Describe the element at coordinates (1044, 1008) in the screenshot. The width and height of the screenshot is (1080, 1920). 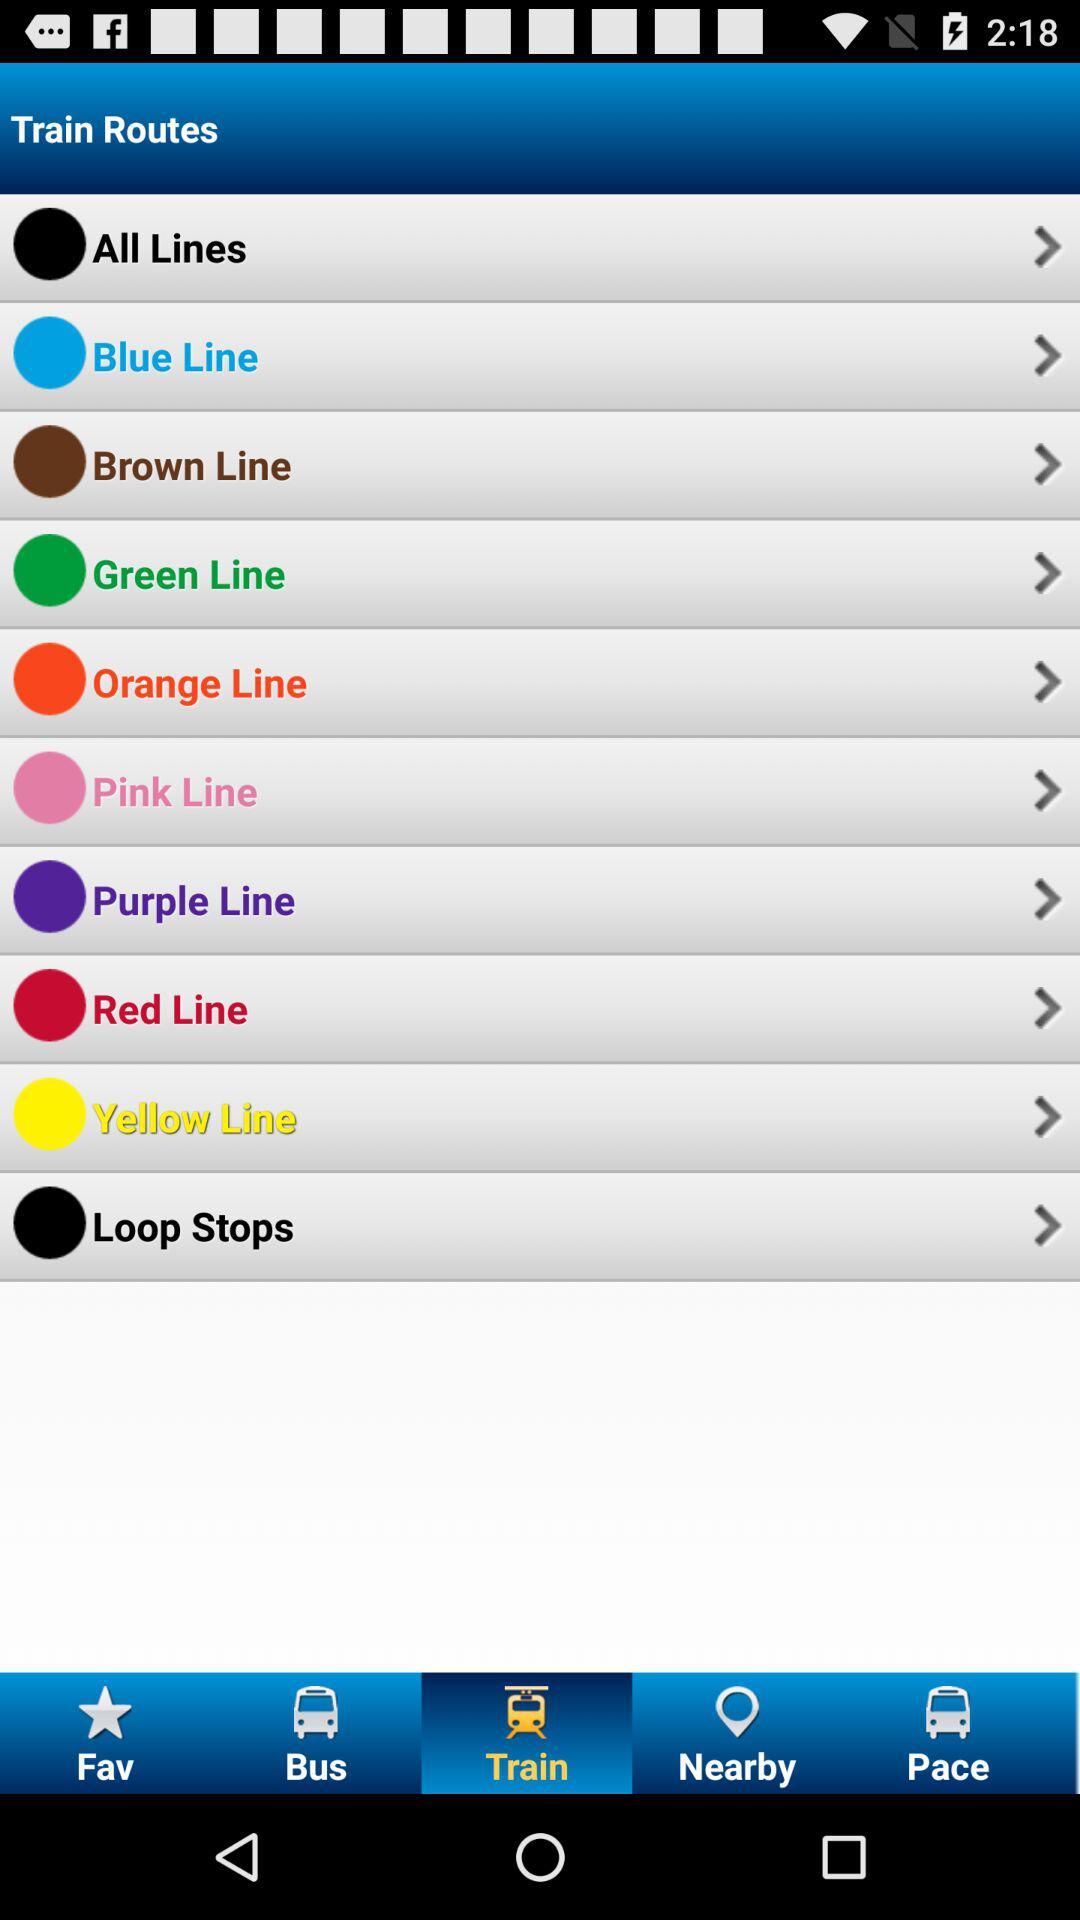
I see `app next to the red line item` at that location.